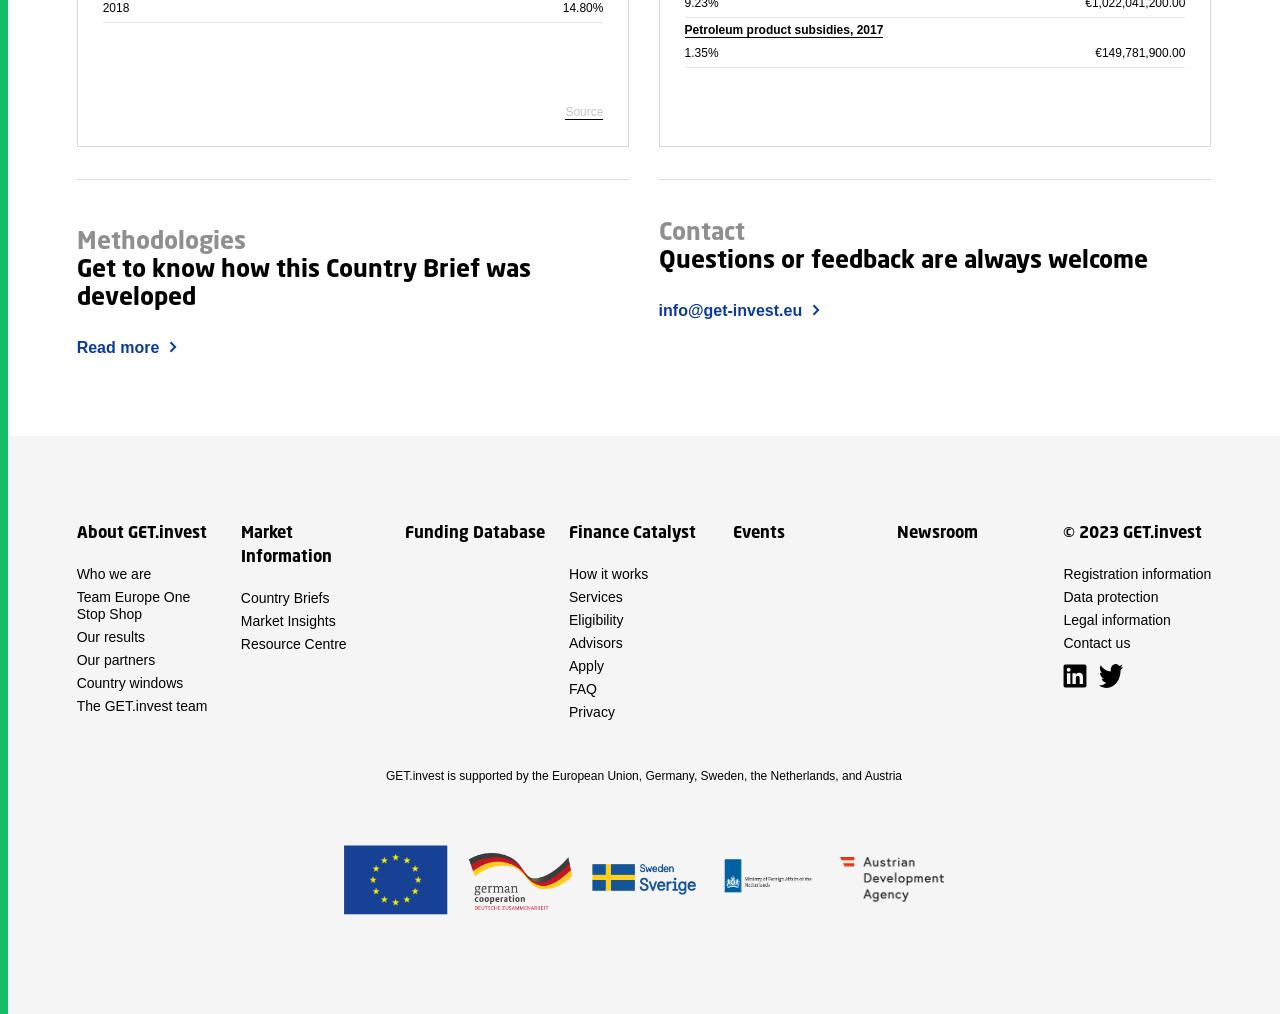 The height and width of the screenshot is (1014, 1280). I want to click on 'Market Information', so click(284, 544).